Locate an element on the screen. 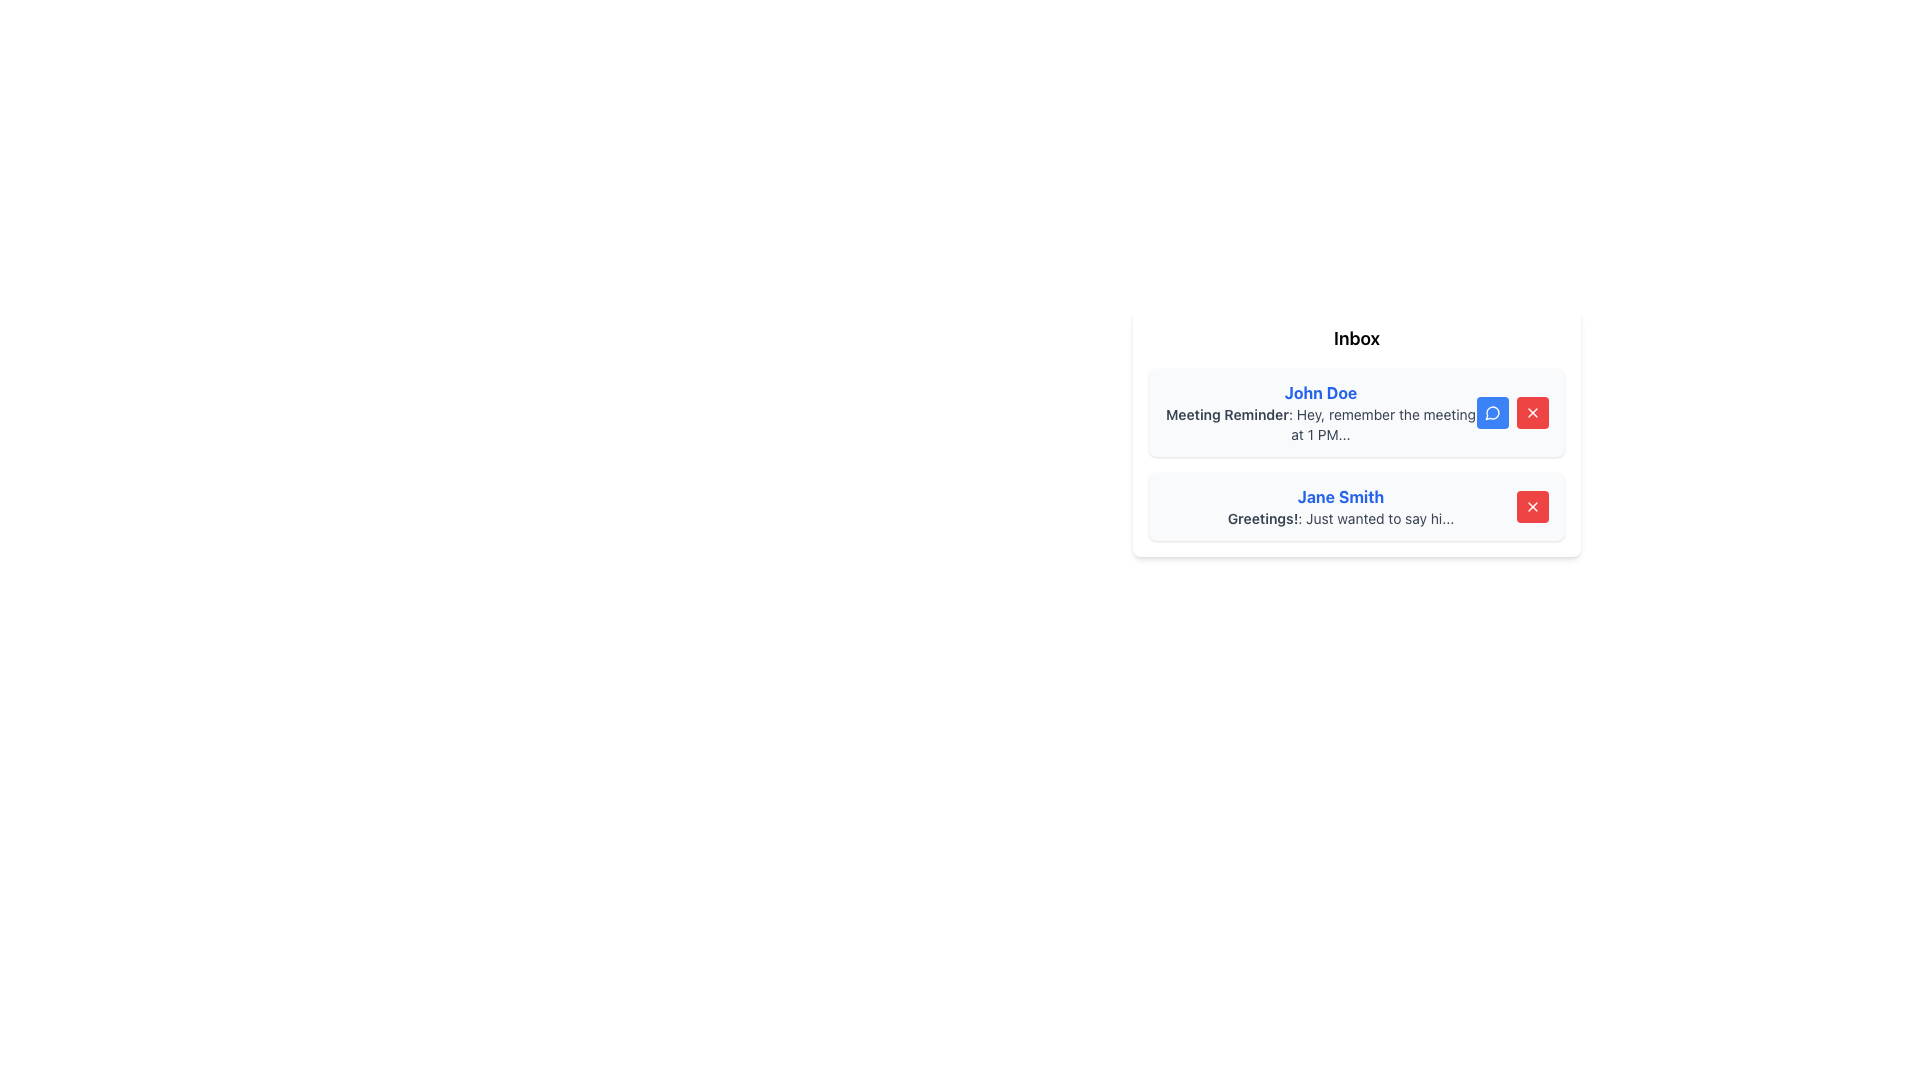  the square red button with a white 'X' icon located in the second message card titled 'Jane Smith' is located at coordinates (1531, 505).